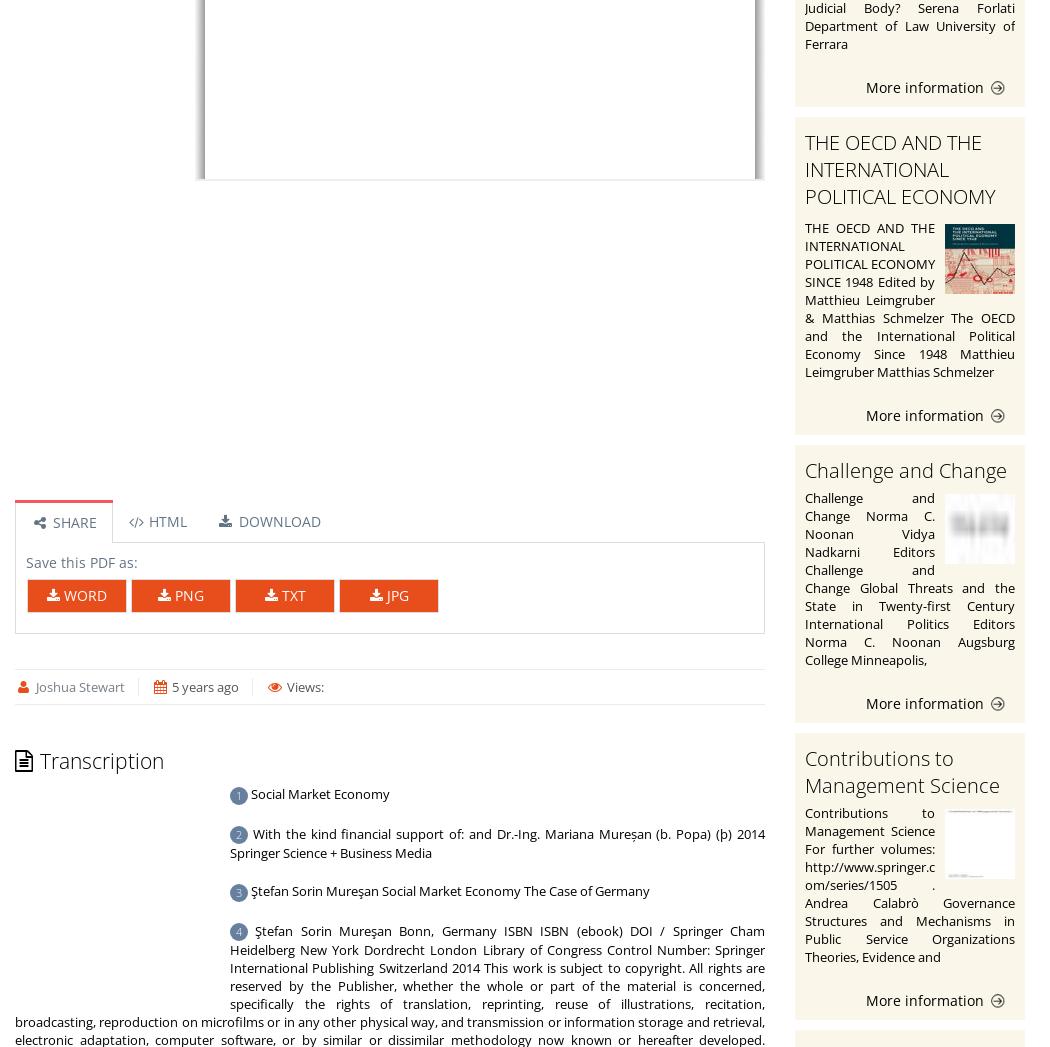  I want to click on '4', so click(238, 931).